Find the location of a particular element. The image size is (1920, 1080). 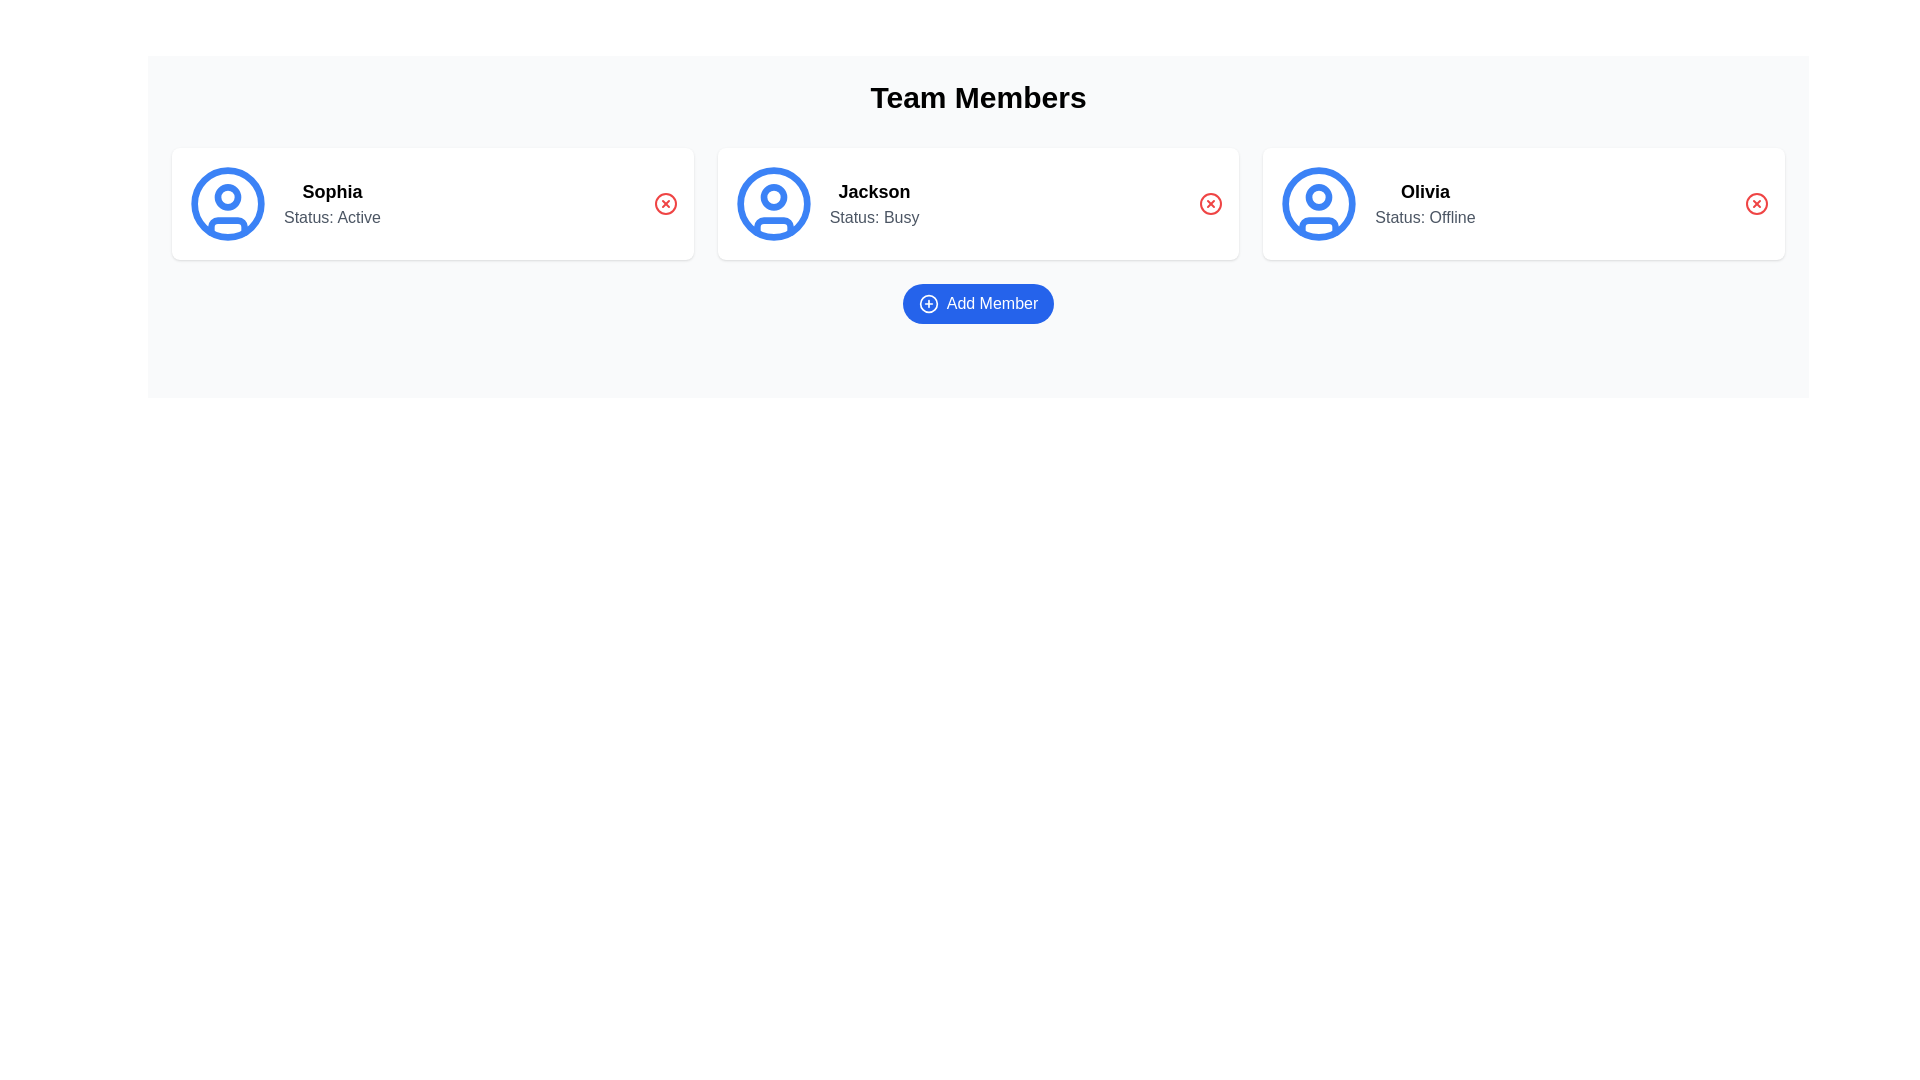

the text label displaying 'Jackson', which is styled prominently in bold and located above the 'Status: Busy' text in the middle user card of the profile cards under 'Team Members' is located at coordinates (874, 192).